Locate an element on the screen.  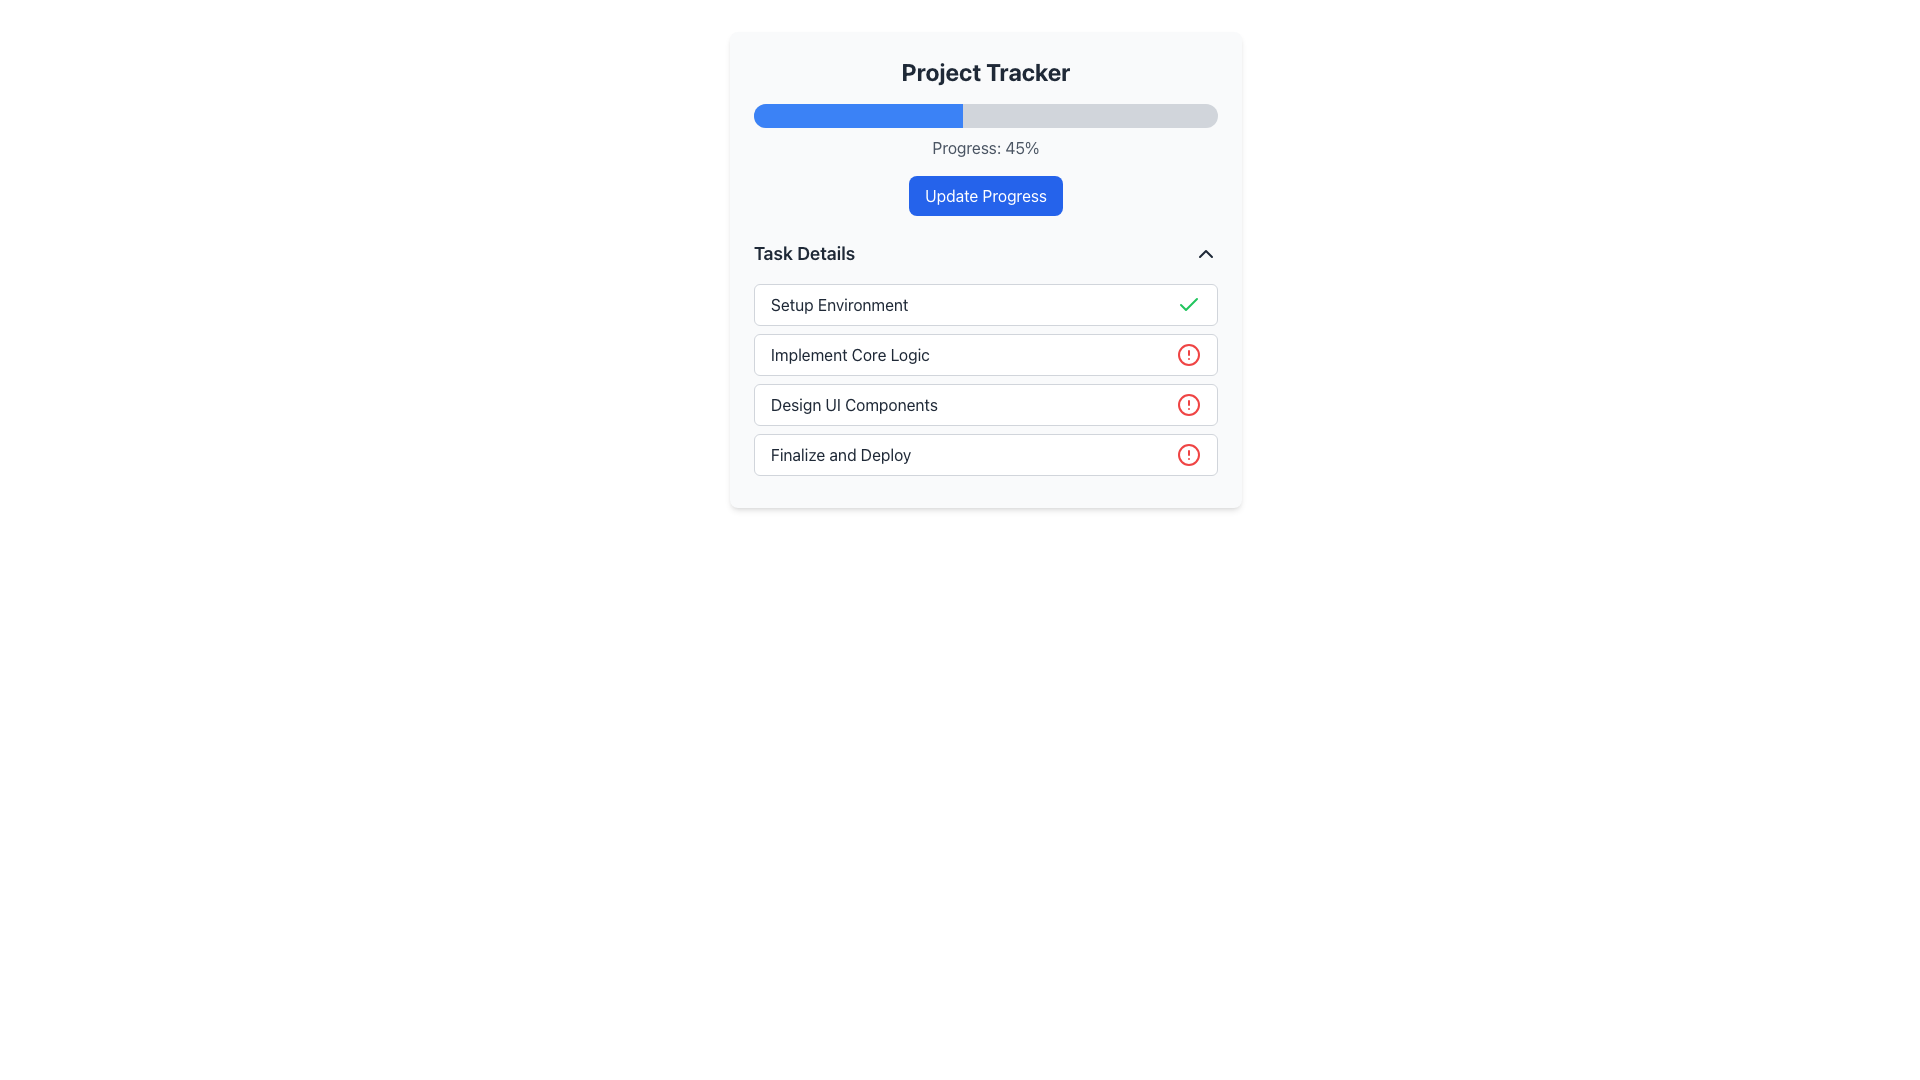
the list item containing the text 'Finalize and Deploy' with a red alert icon is located at coordinates (985, 455).